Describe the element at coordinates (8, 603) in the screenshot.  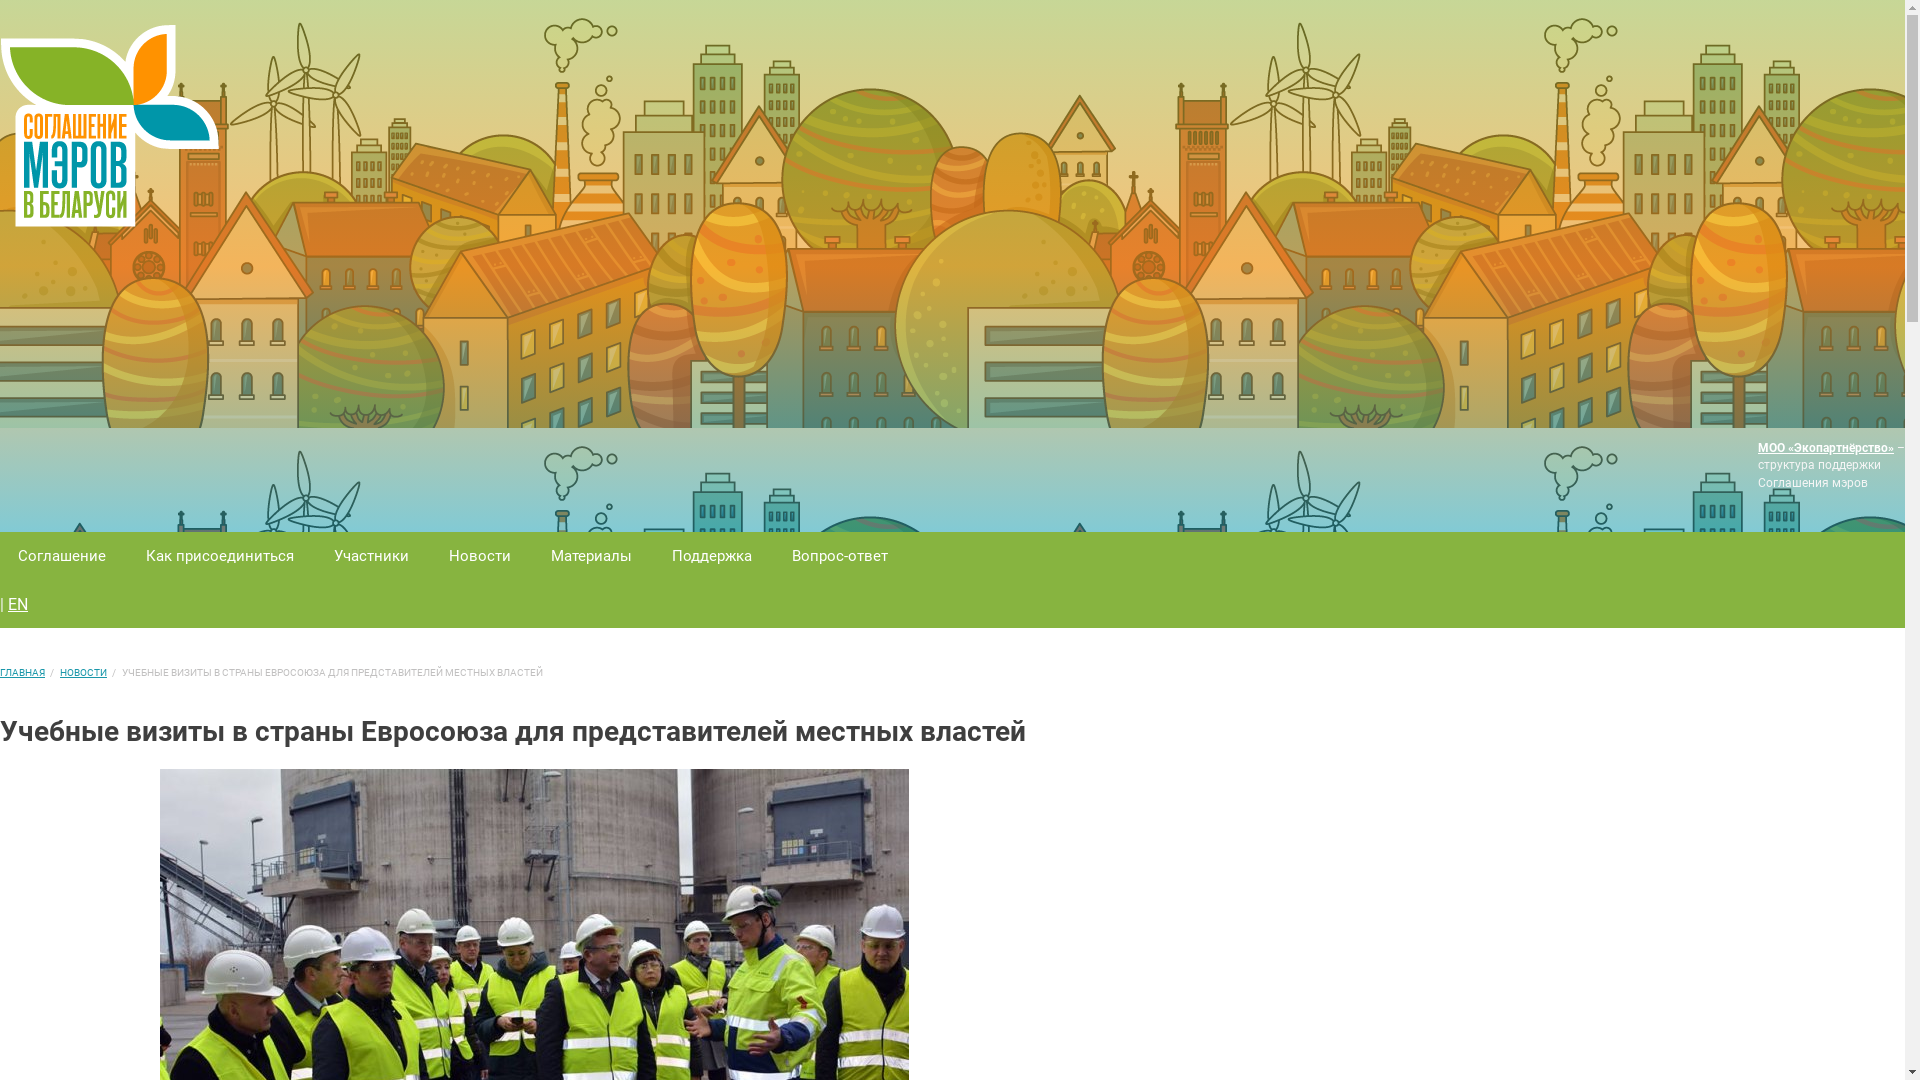
I see `'EN'` at that location.